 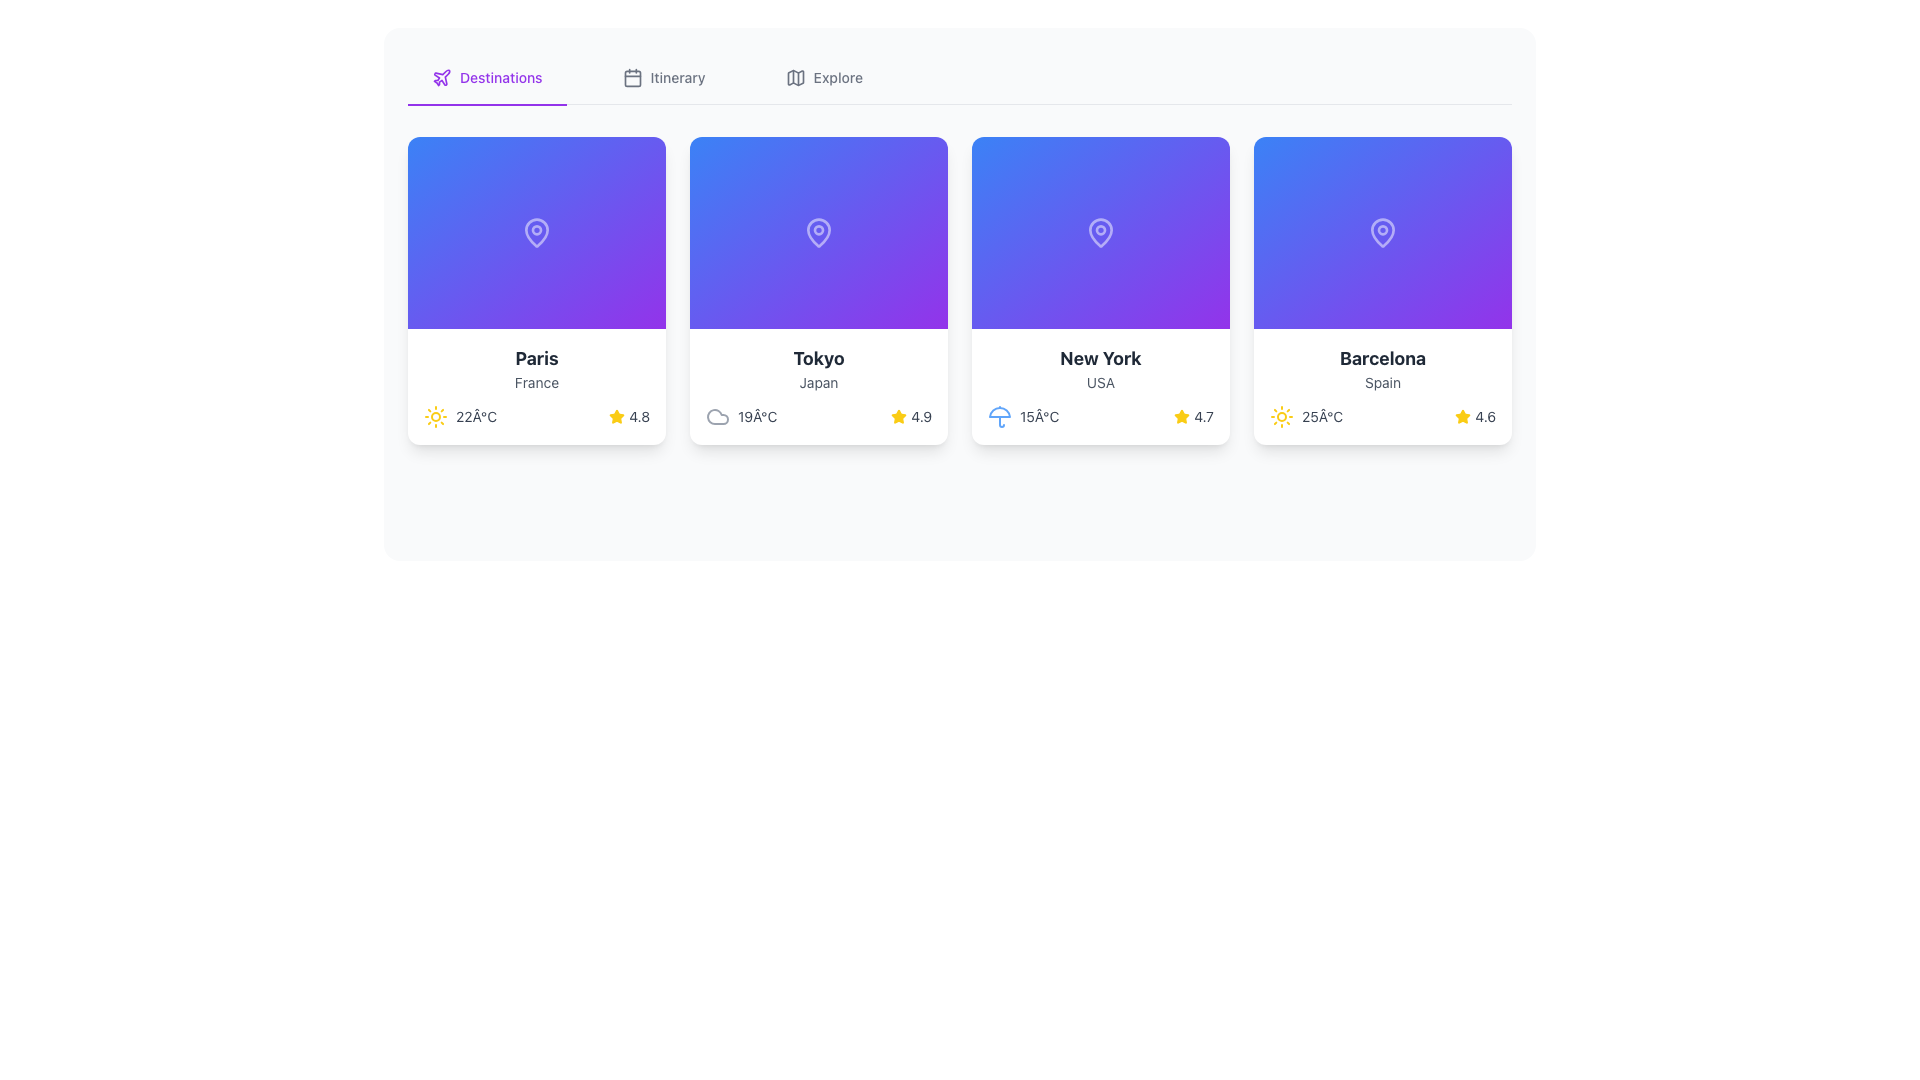 What do you see at coordinates (1381, 386) in the screenshot?
I see `the informational card displaying the city 'Barcelona', which includes details like the country 'Spain', temperature '25°C', and a rating of '4.6', located in the fourth card from the left in a horizontal list` at bounding box center [1381, 386].